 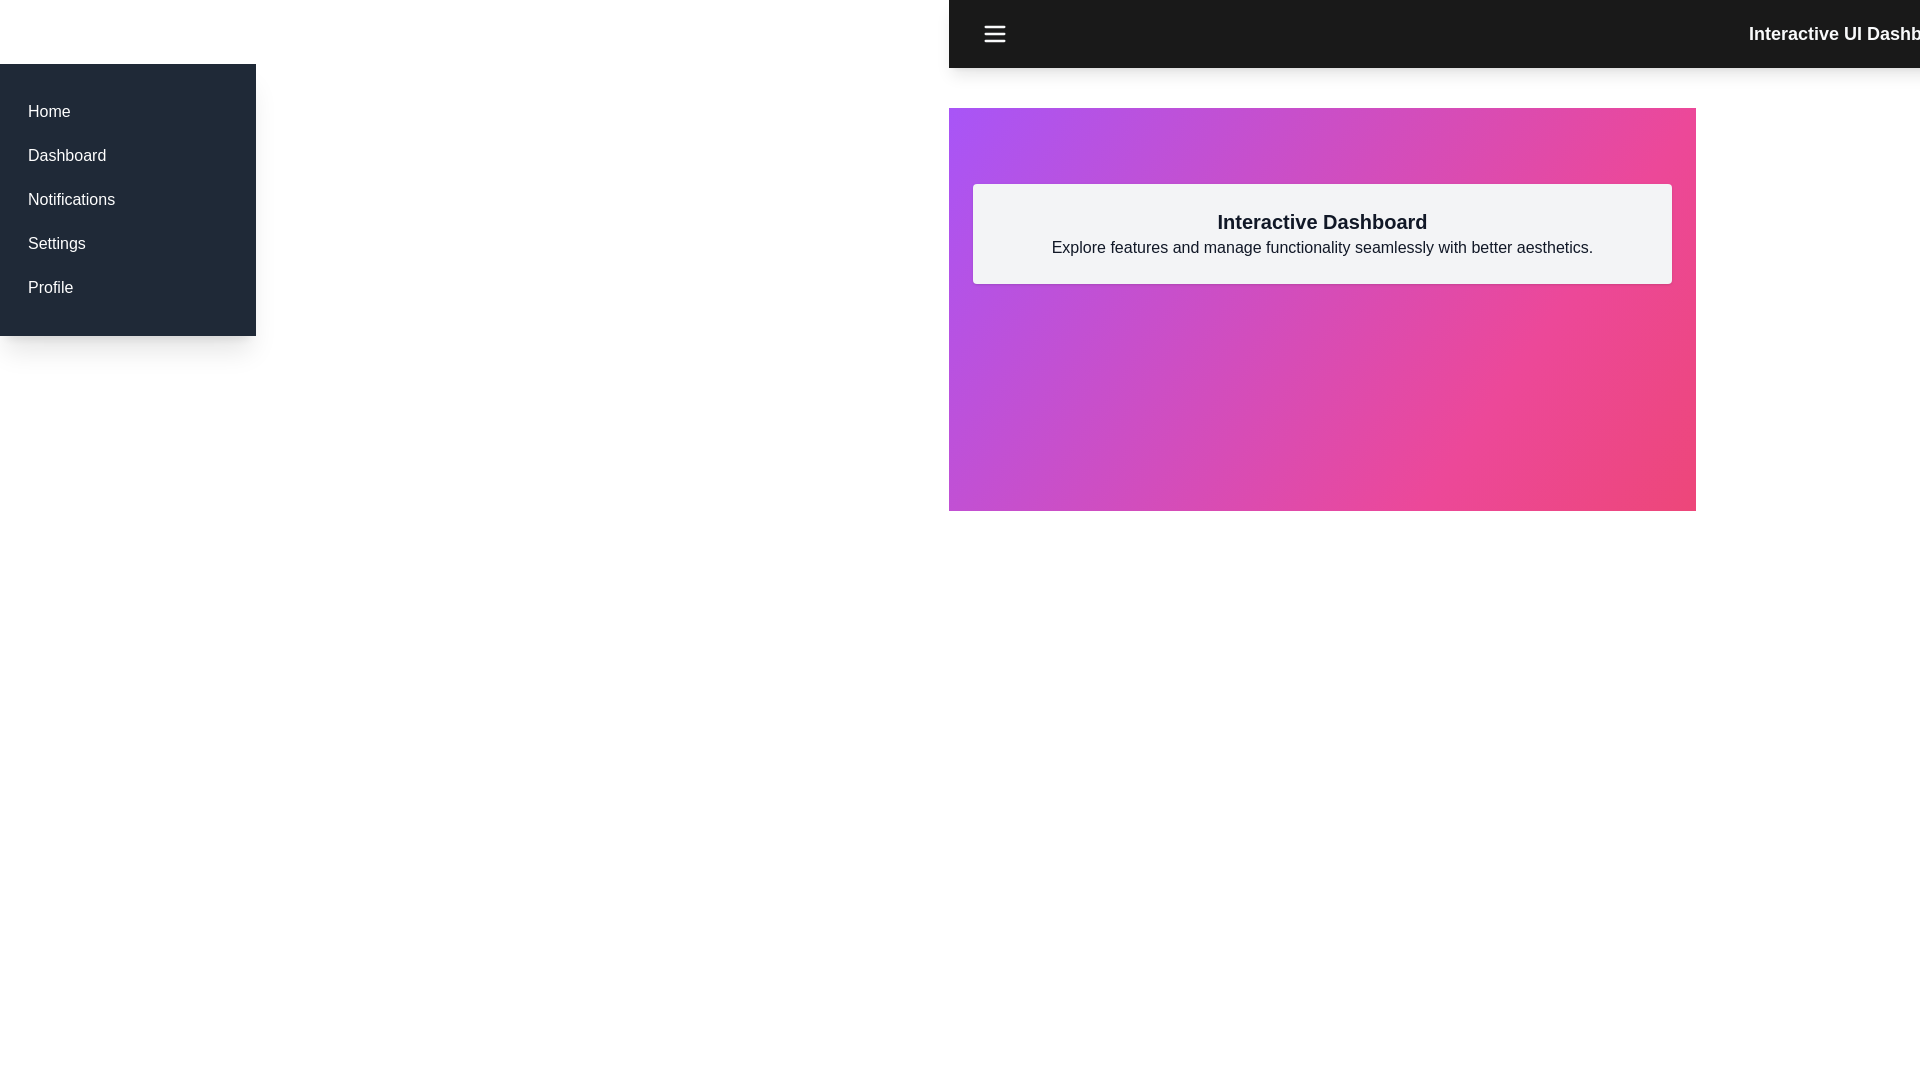 I want to click on the menu item Dashboard from the side navigation menu, so click(x=67, y=154).